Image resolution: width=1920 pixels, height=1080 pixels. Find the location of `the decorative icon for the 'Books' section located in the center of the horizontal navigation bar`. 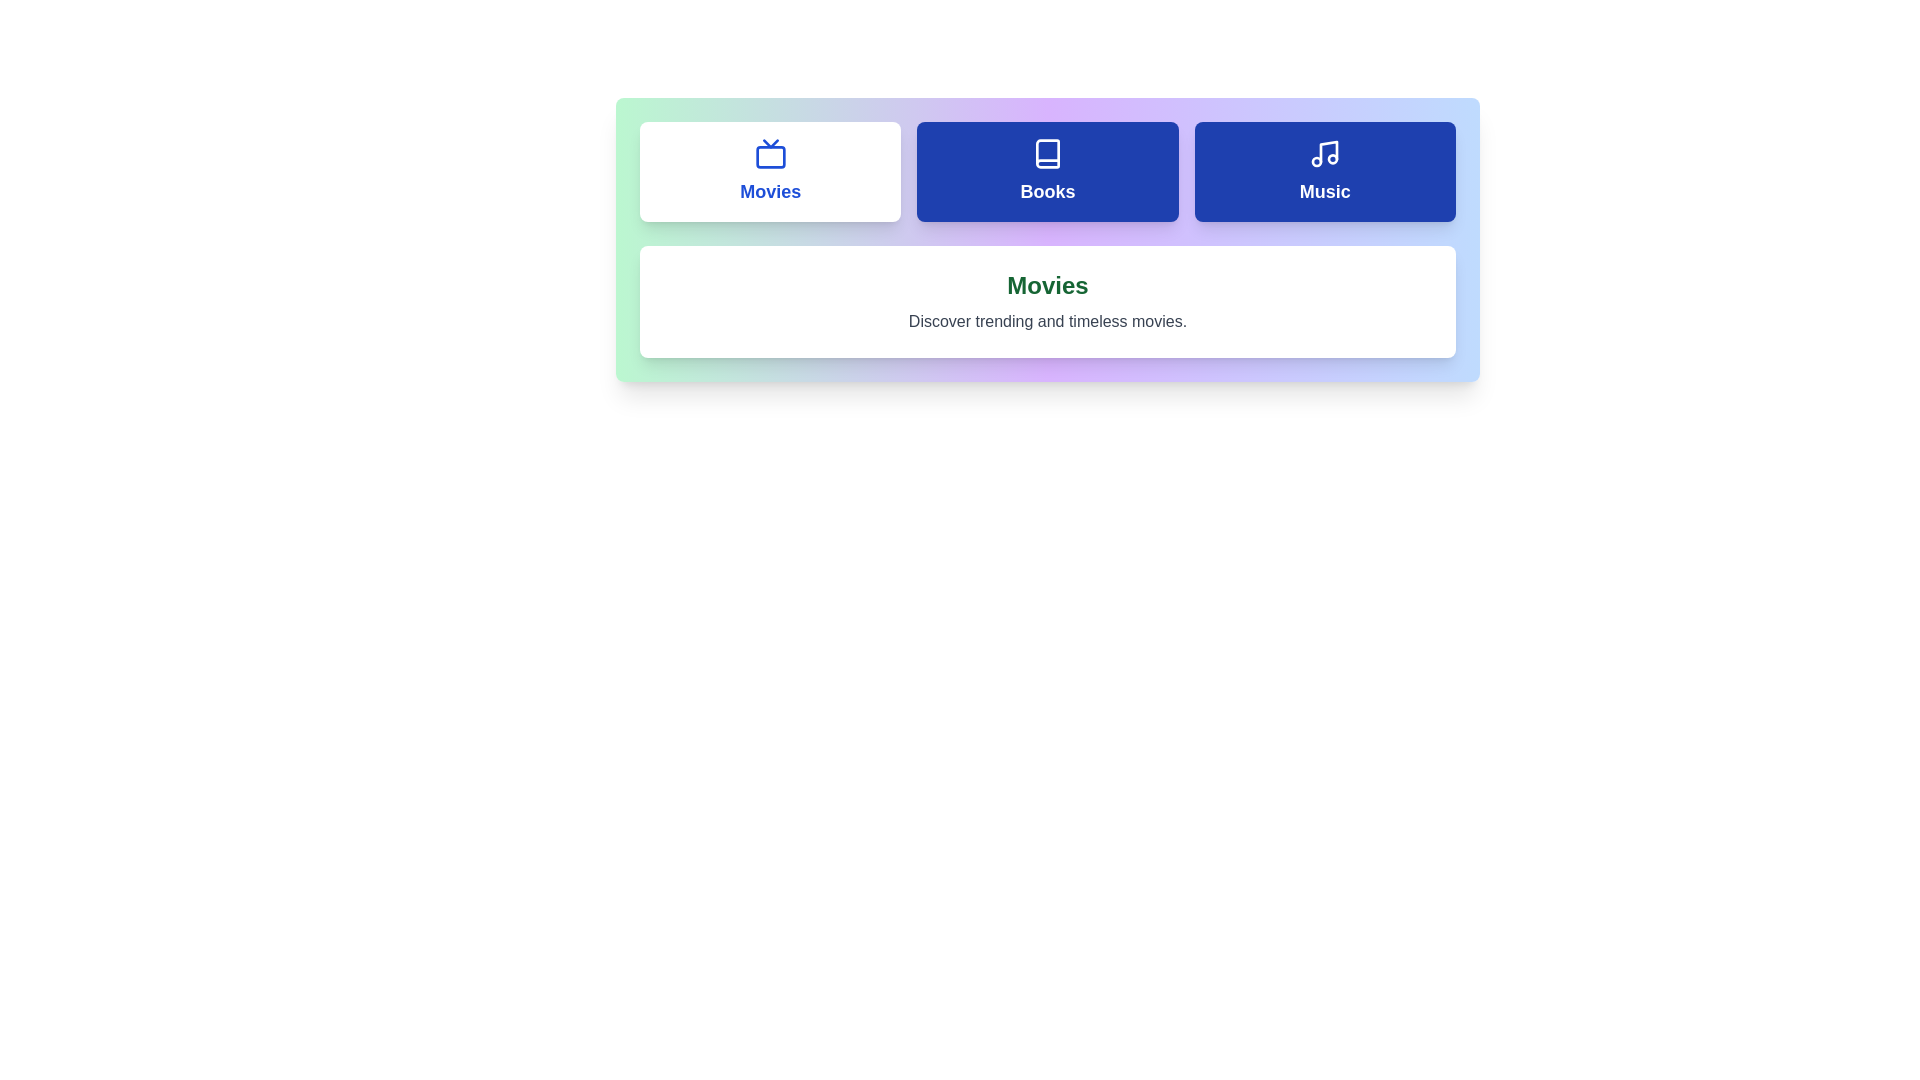

the decorative icon for the 'Books' section located in the center of the horizontal navigation bar is located at coordinates (1046, 153).